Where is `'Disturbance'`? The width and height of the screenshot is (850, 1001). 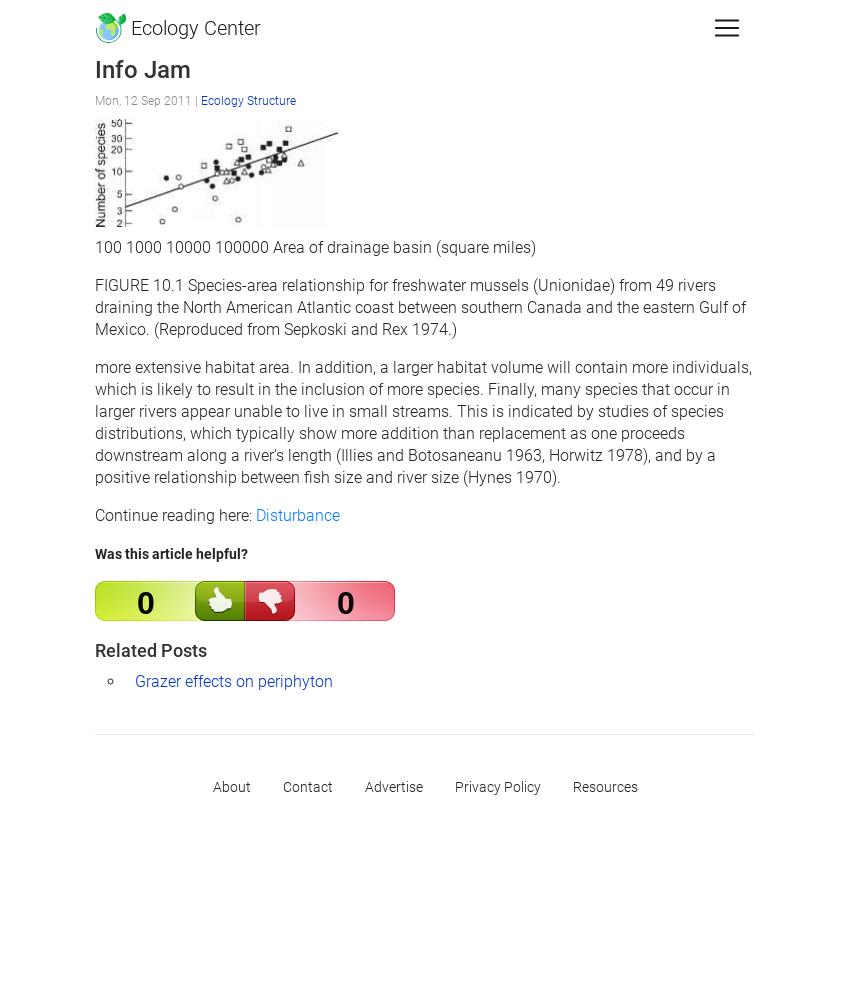
'Disturbance' is located at coordinates (255, 514).